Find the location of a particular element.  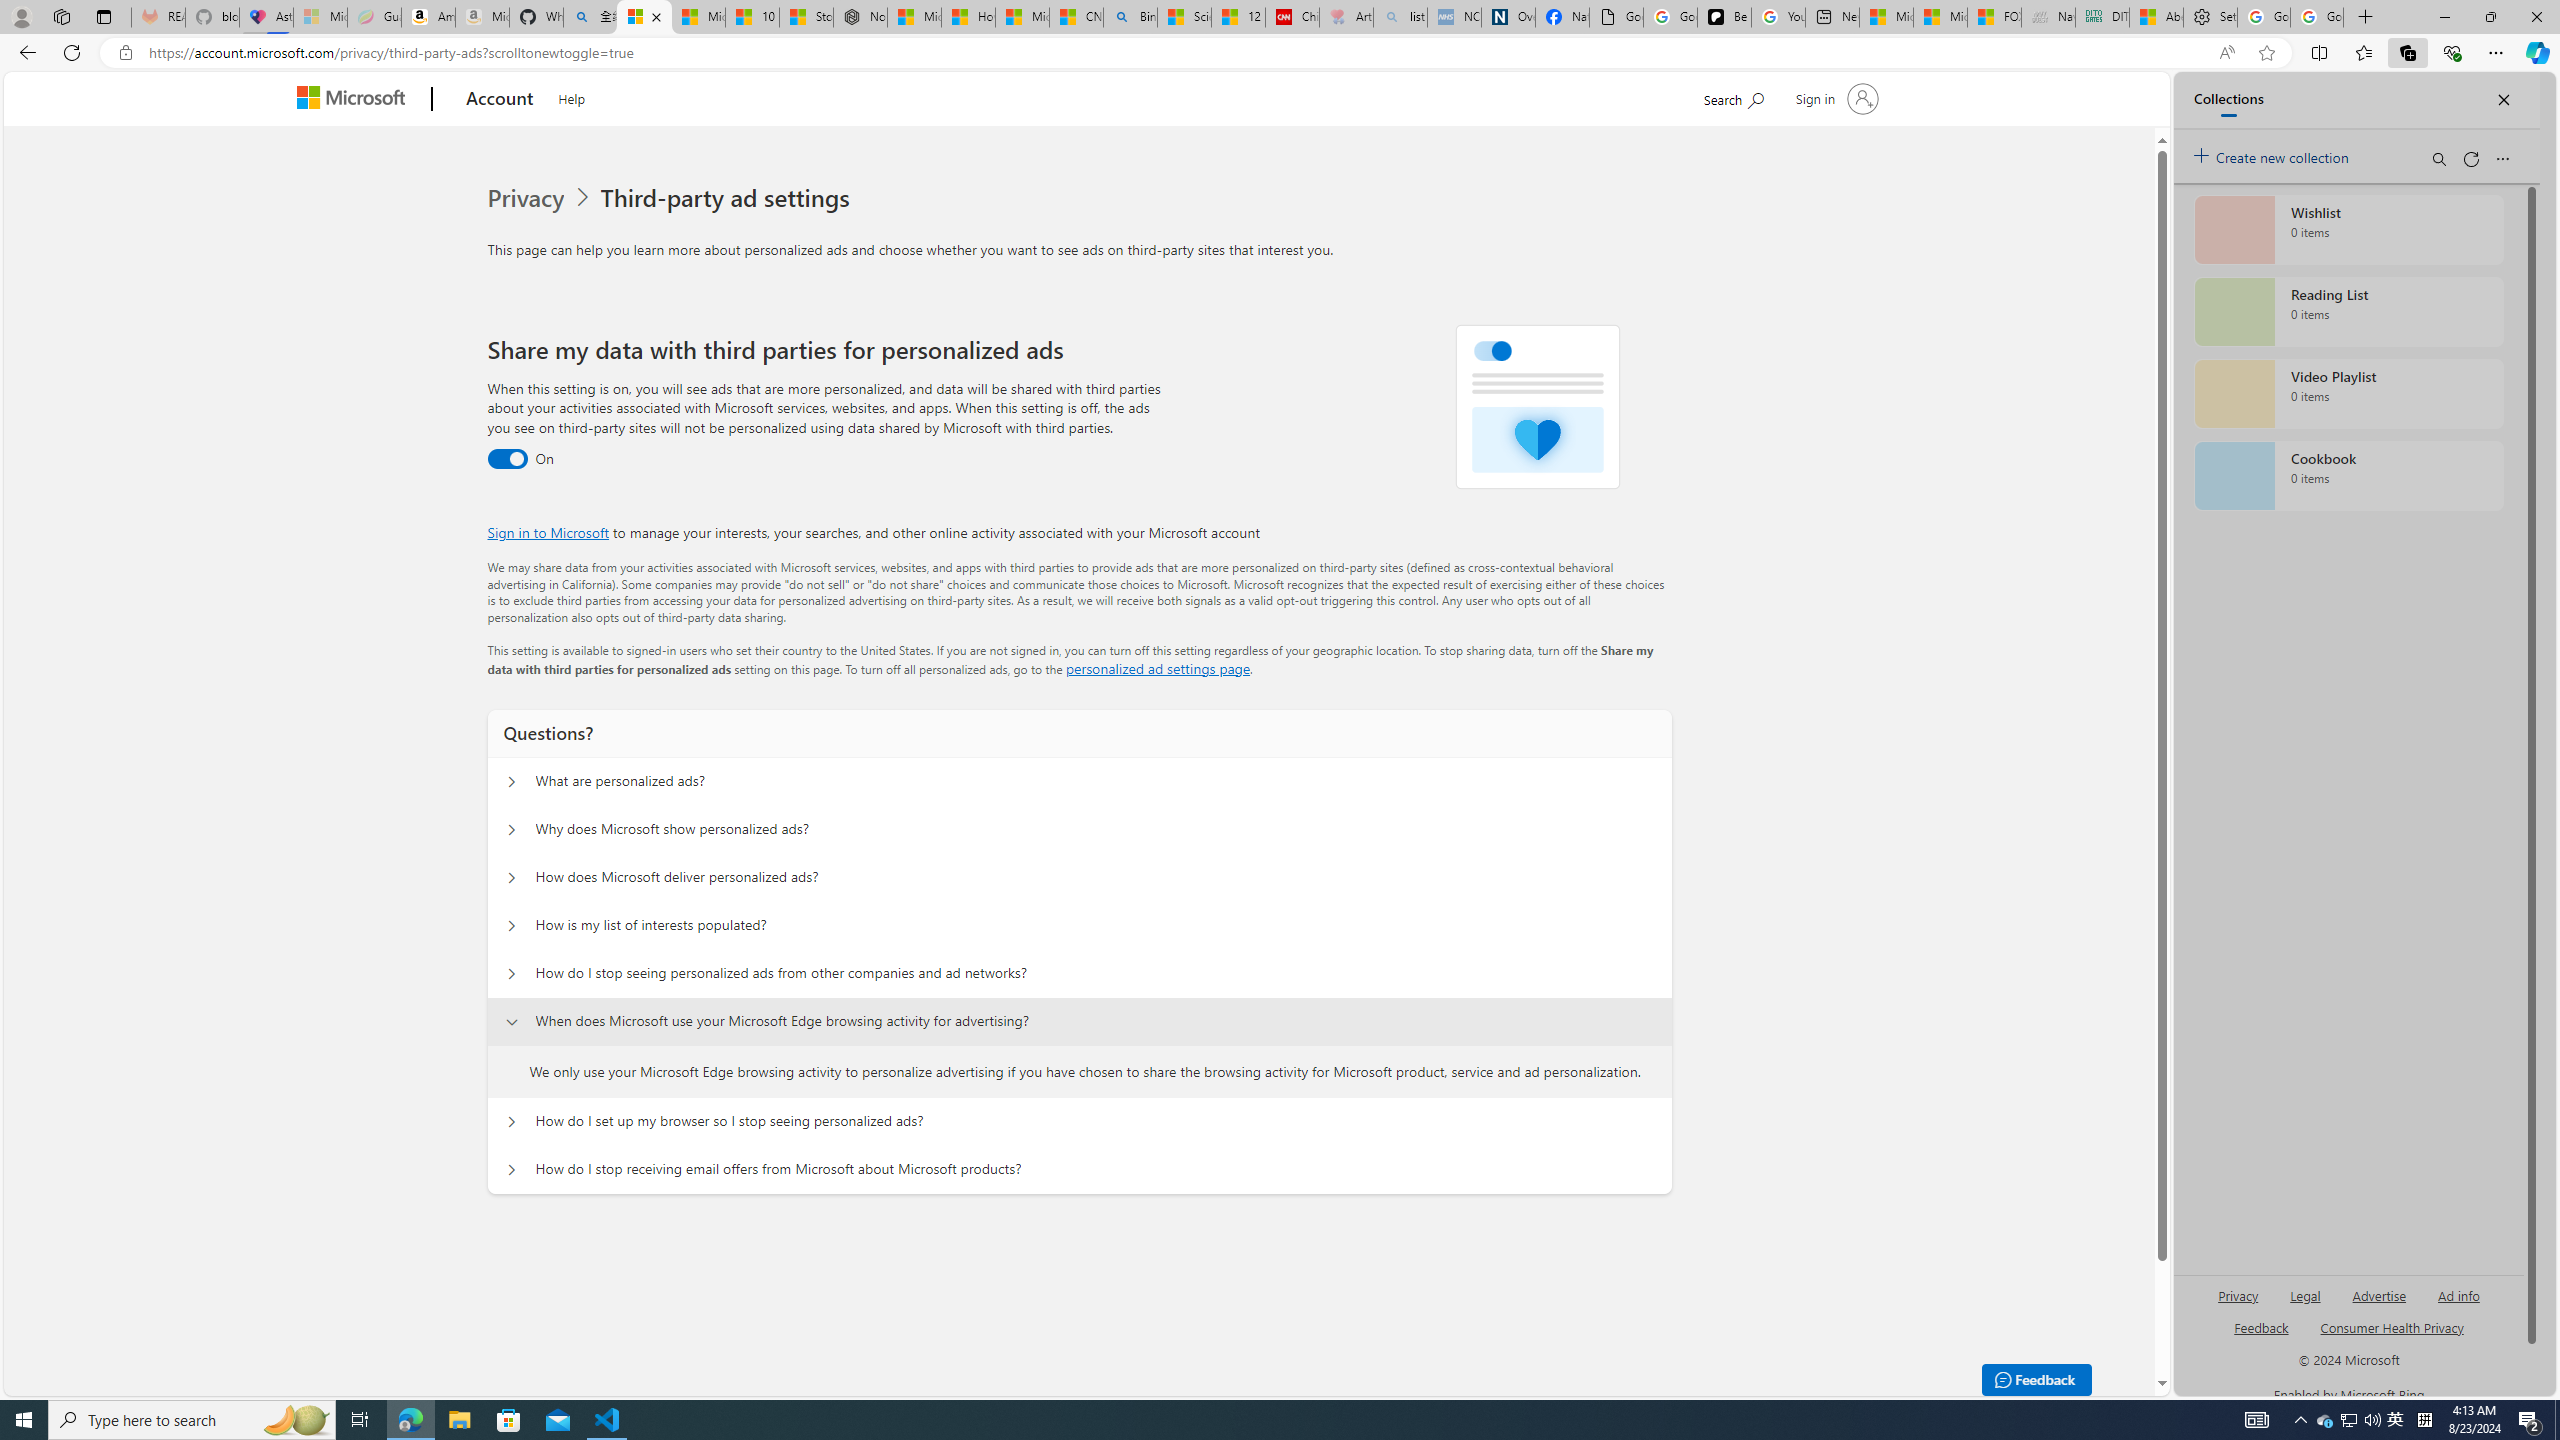

'Questions? How does Microsoft deliver personalized ads?' is located at coordinates (509, 877).